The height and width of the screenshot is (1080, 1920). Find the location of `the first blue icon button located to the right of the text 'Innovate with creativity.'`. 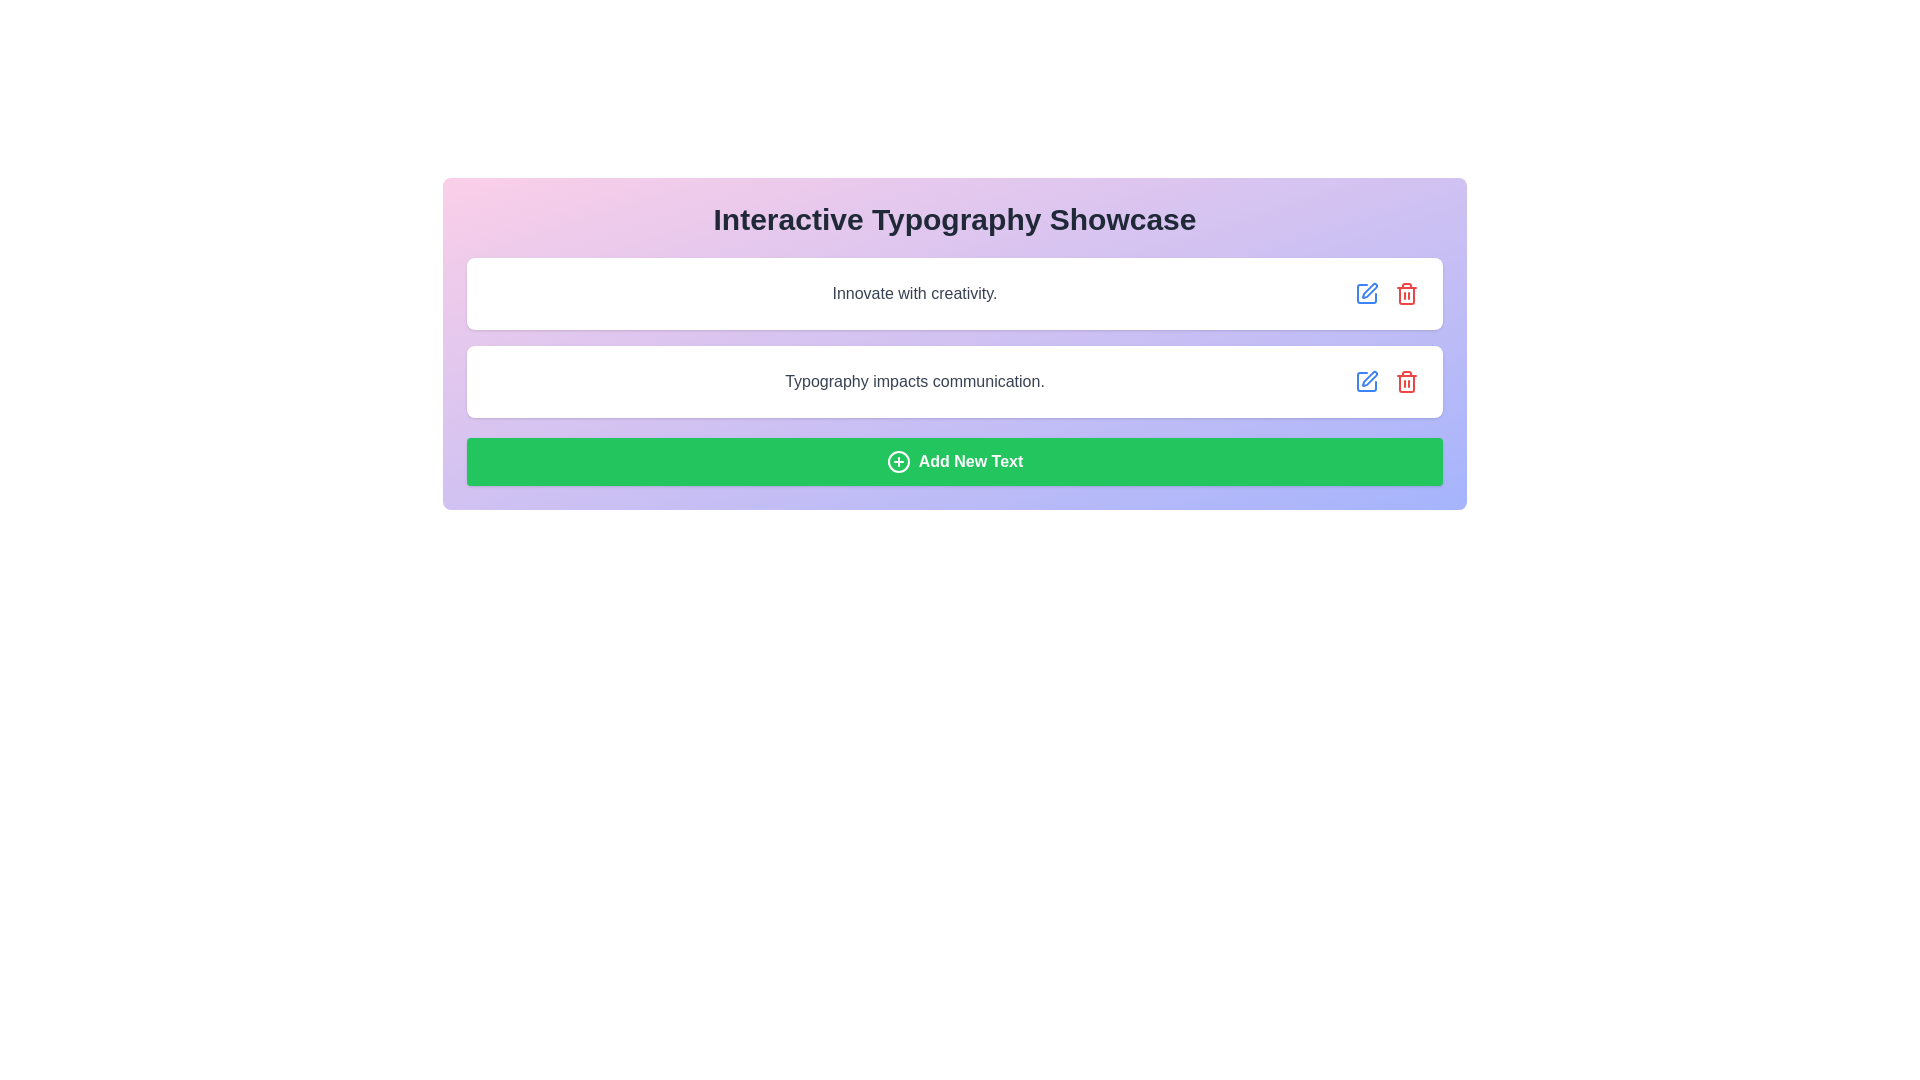

the first blue icon button located to the right of the text 'Innovate with creativity.' is located at coordinates (1366, 293).